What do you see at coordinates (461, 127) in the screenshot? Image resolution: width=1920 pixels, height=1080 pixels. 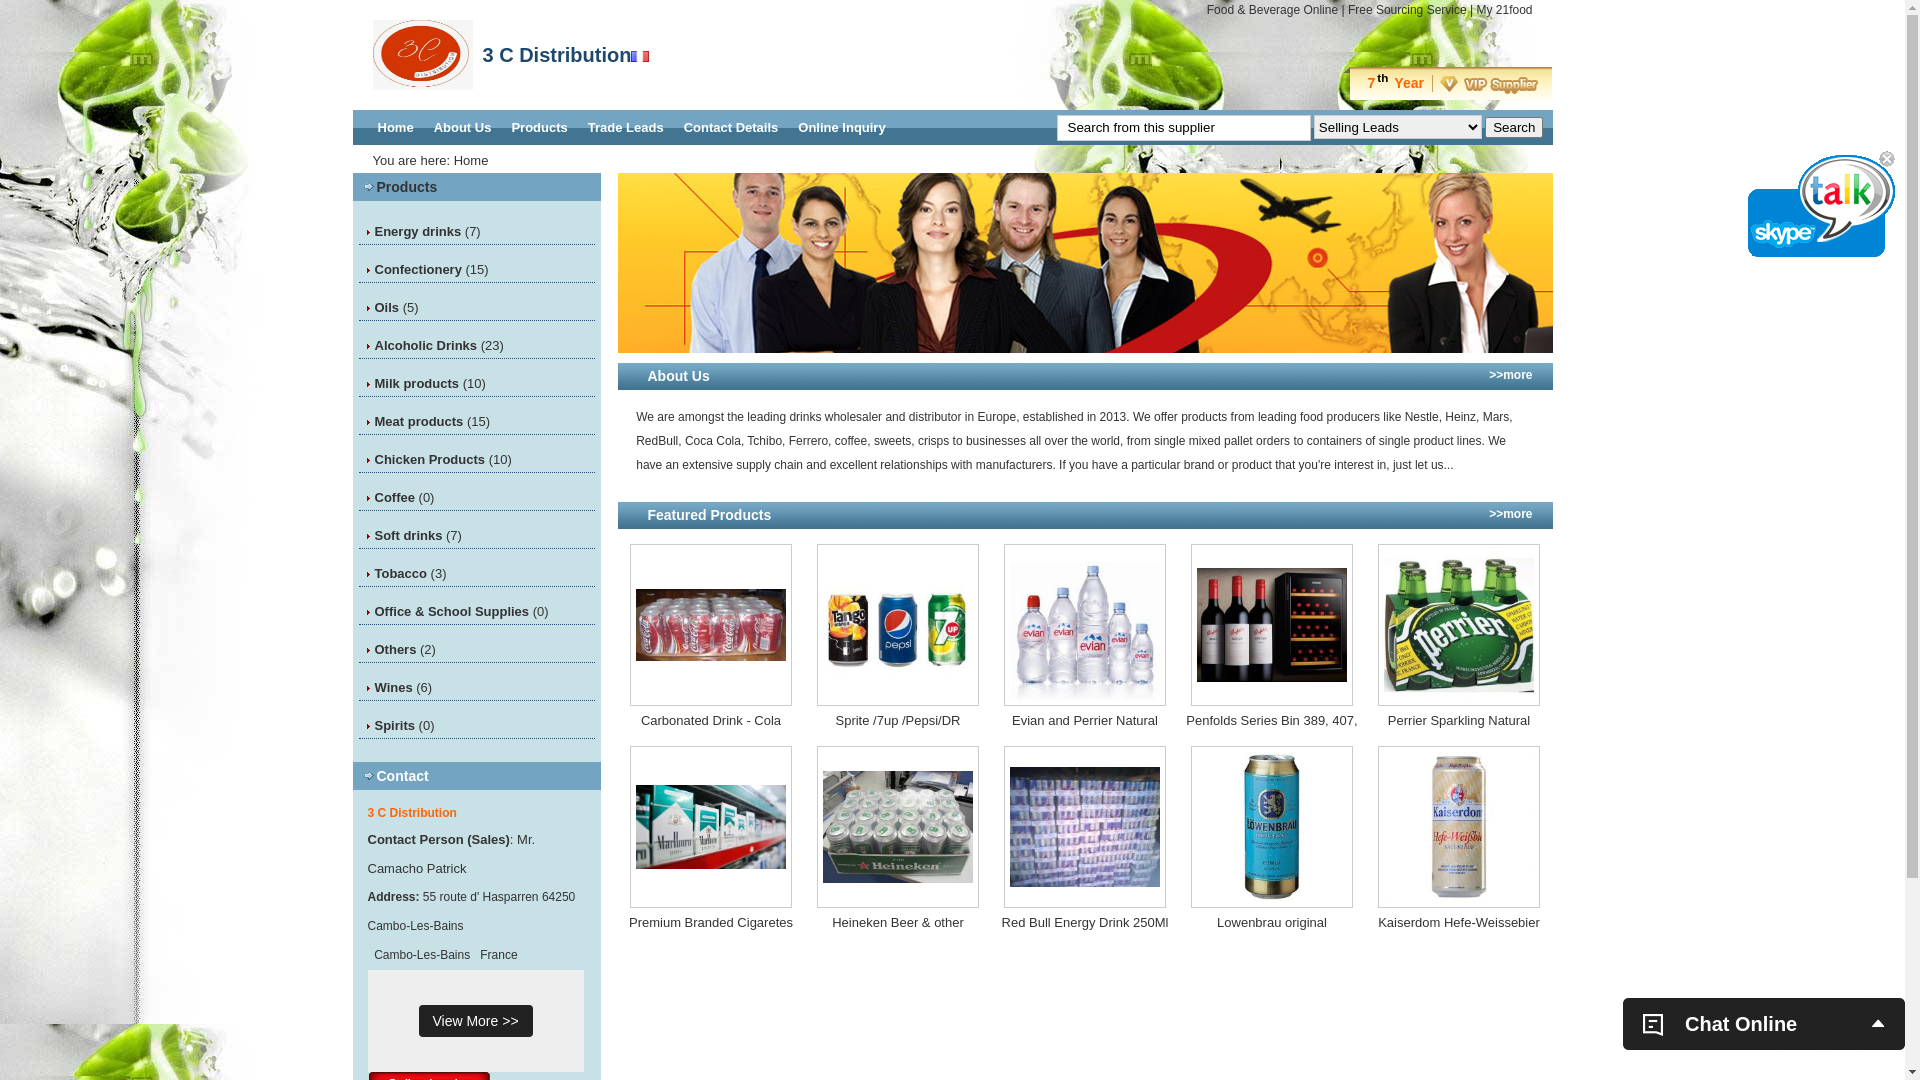 I see `'About Us'` at bounding box center [461, 127].